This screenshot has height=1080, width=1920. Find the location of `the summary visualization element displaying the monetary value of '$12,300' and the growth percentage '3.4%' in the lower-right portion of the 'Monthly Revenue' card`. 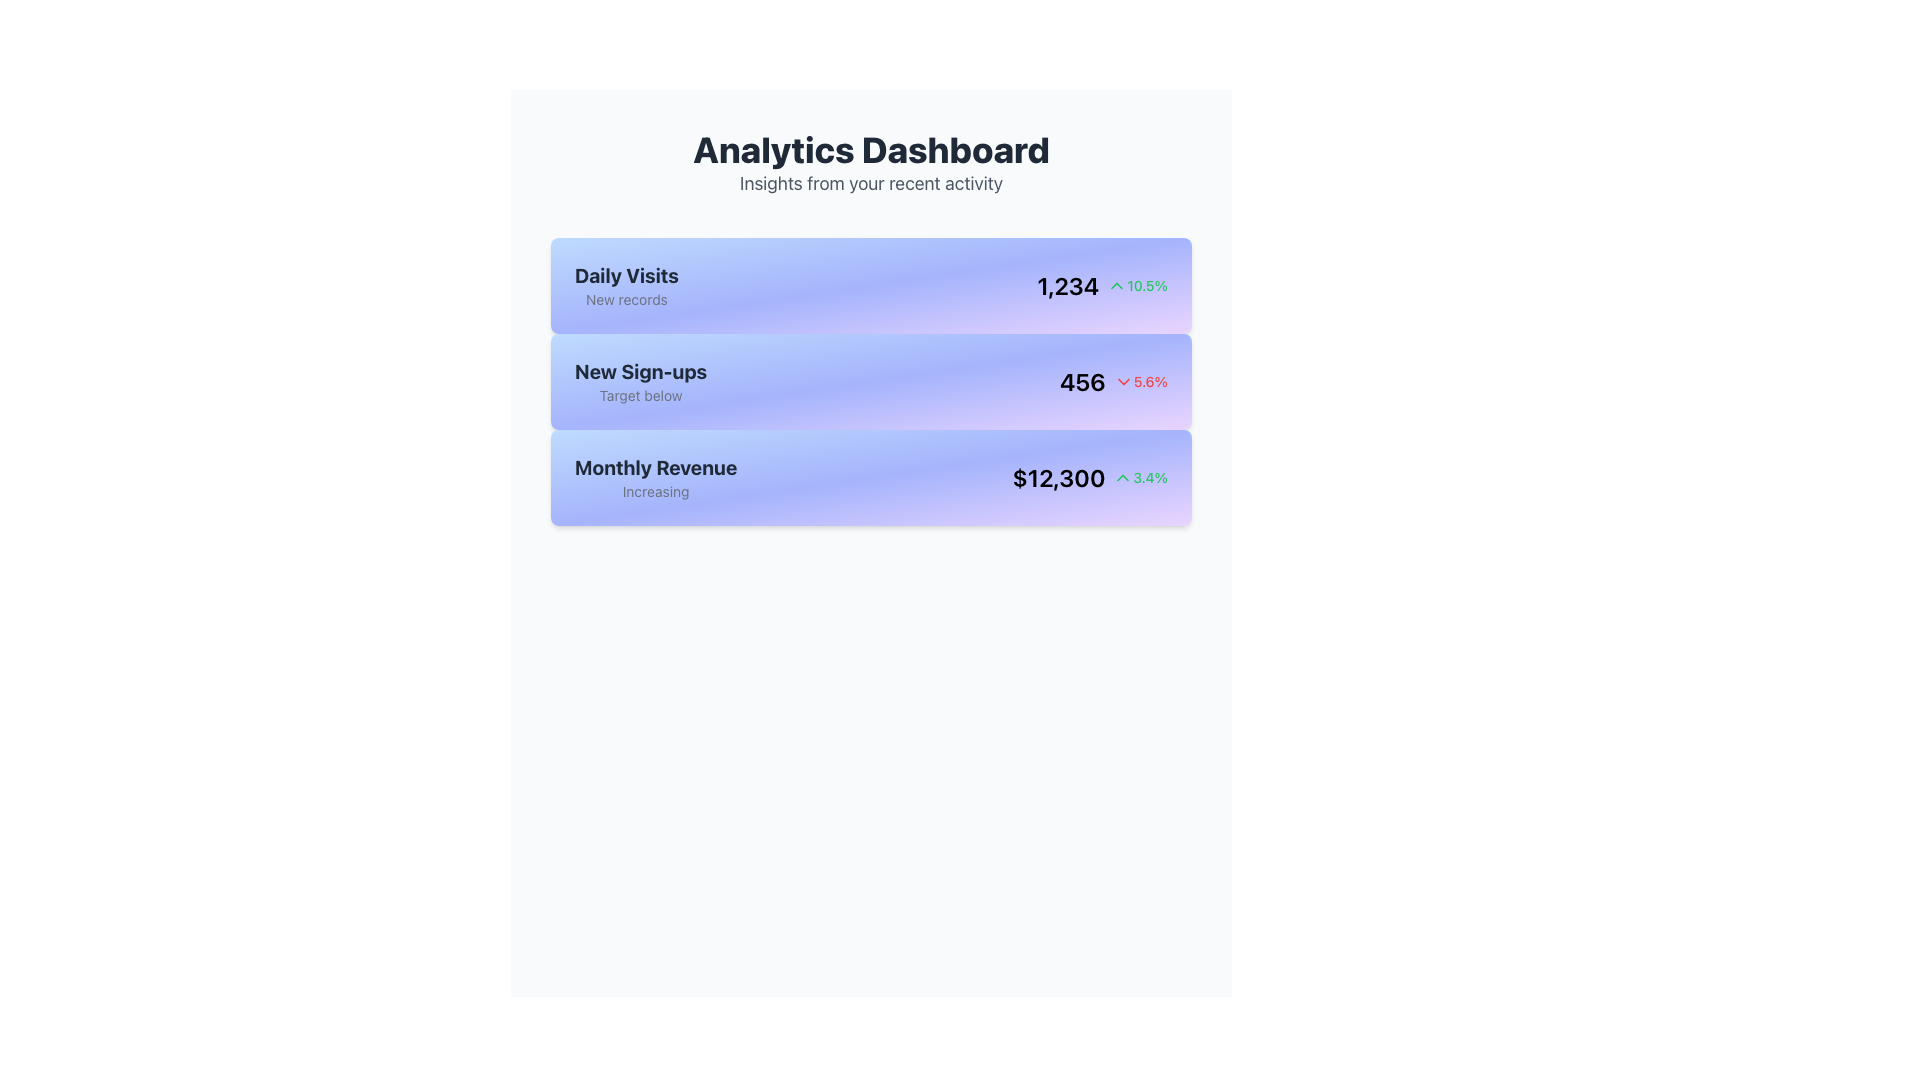

the summary visualization element displaying the monetary value of '$12,300' and the growth percentage '3.4%' in the lower-right portion of the 'Monthly Revenue' card is located at coordinates (1089, 478).